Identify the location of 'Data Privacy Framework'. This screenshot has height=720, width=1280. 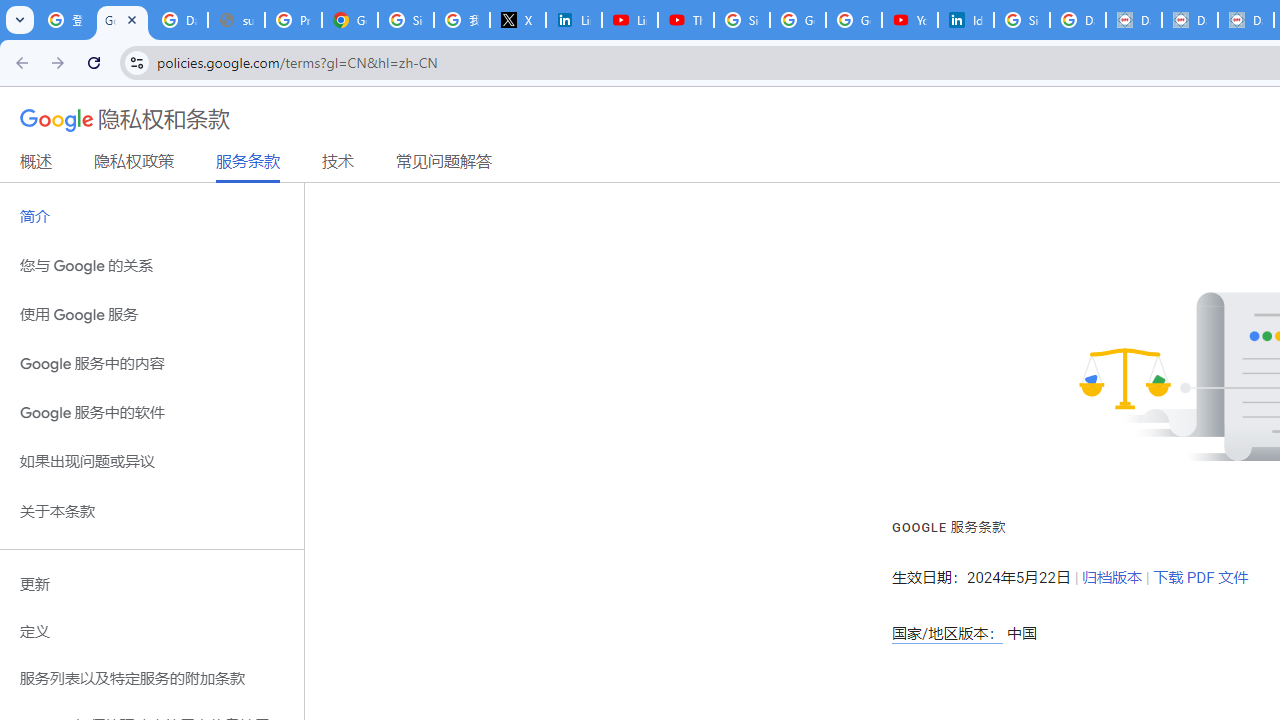
(1190, 20).